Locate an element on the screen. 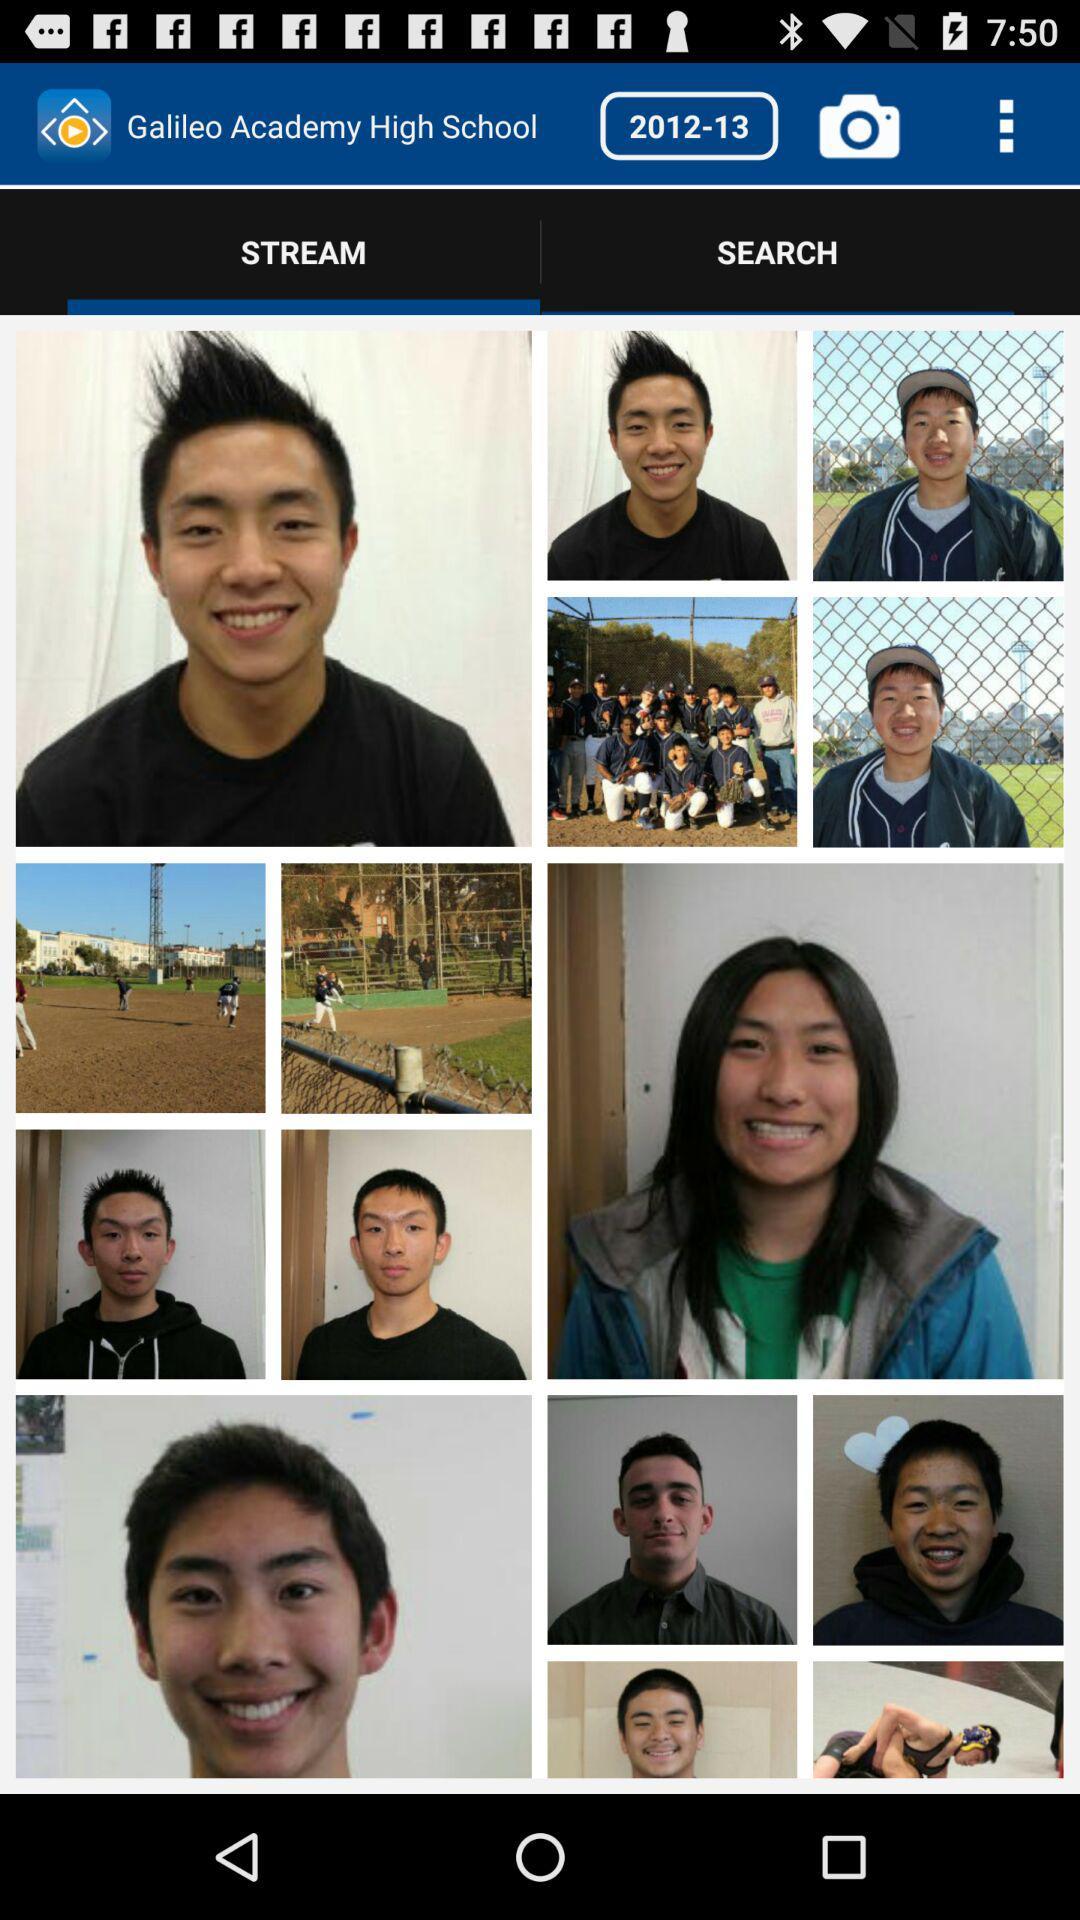  see photo is located at coordinates (273, 1122).